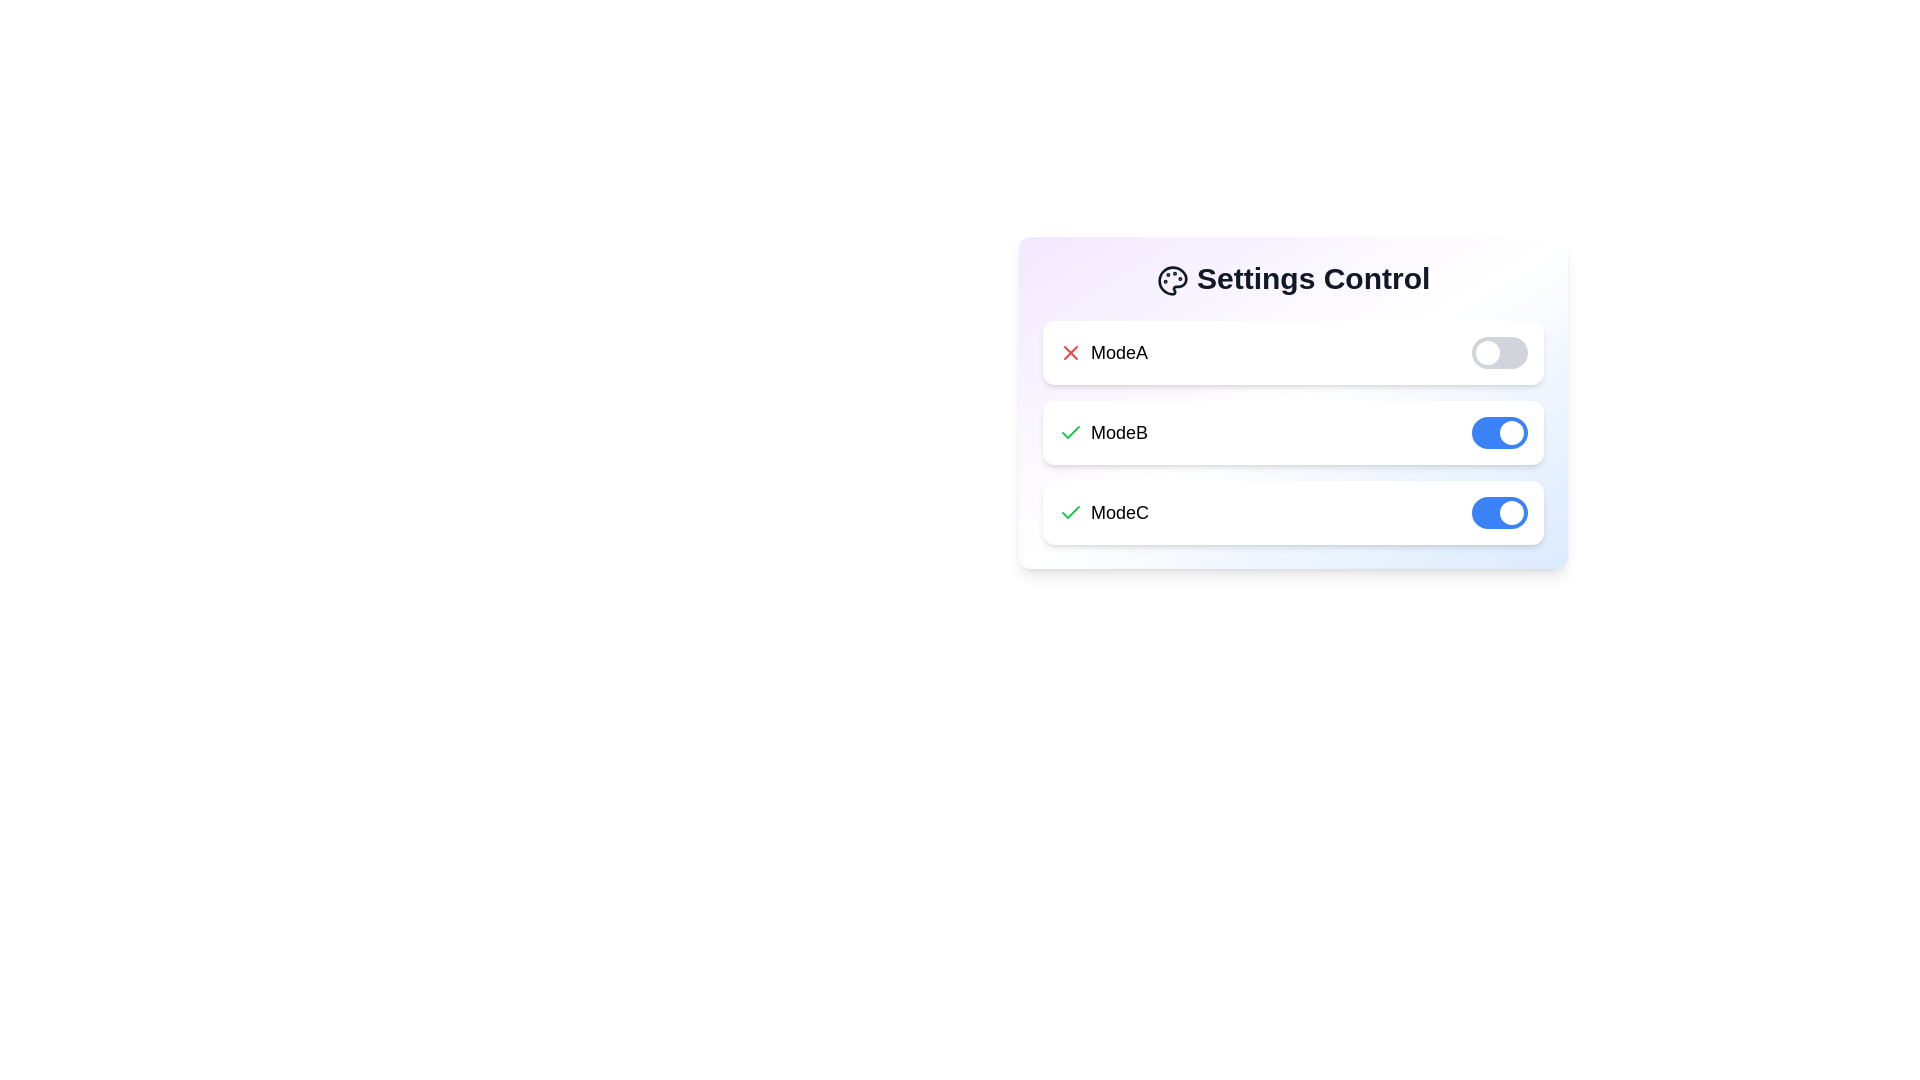  I want to click on the toggle switch for 'ModeB' located at the far right of its row, so click(1499, 431).